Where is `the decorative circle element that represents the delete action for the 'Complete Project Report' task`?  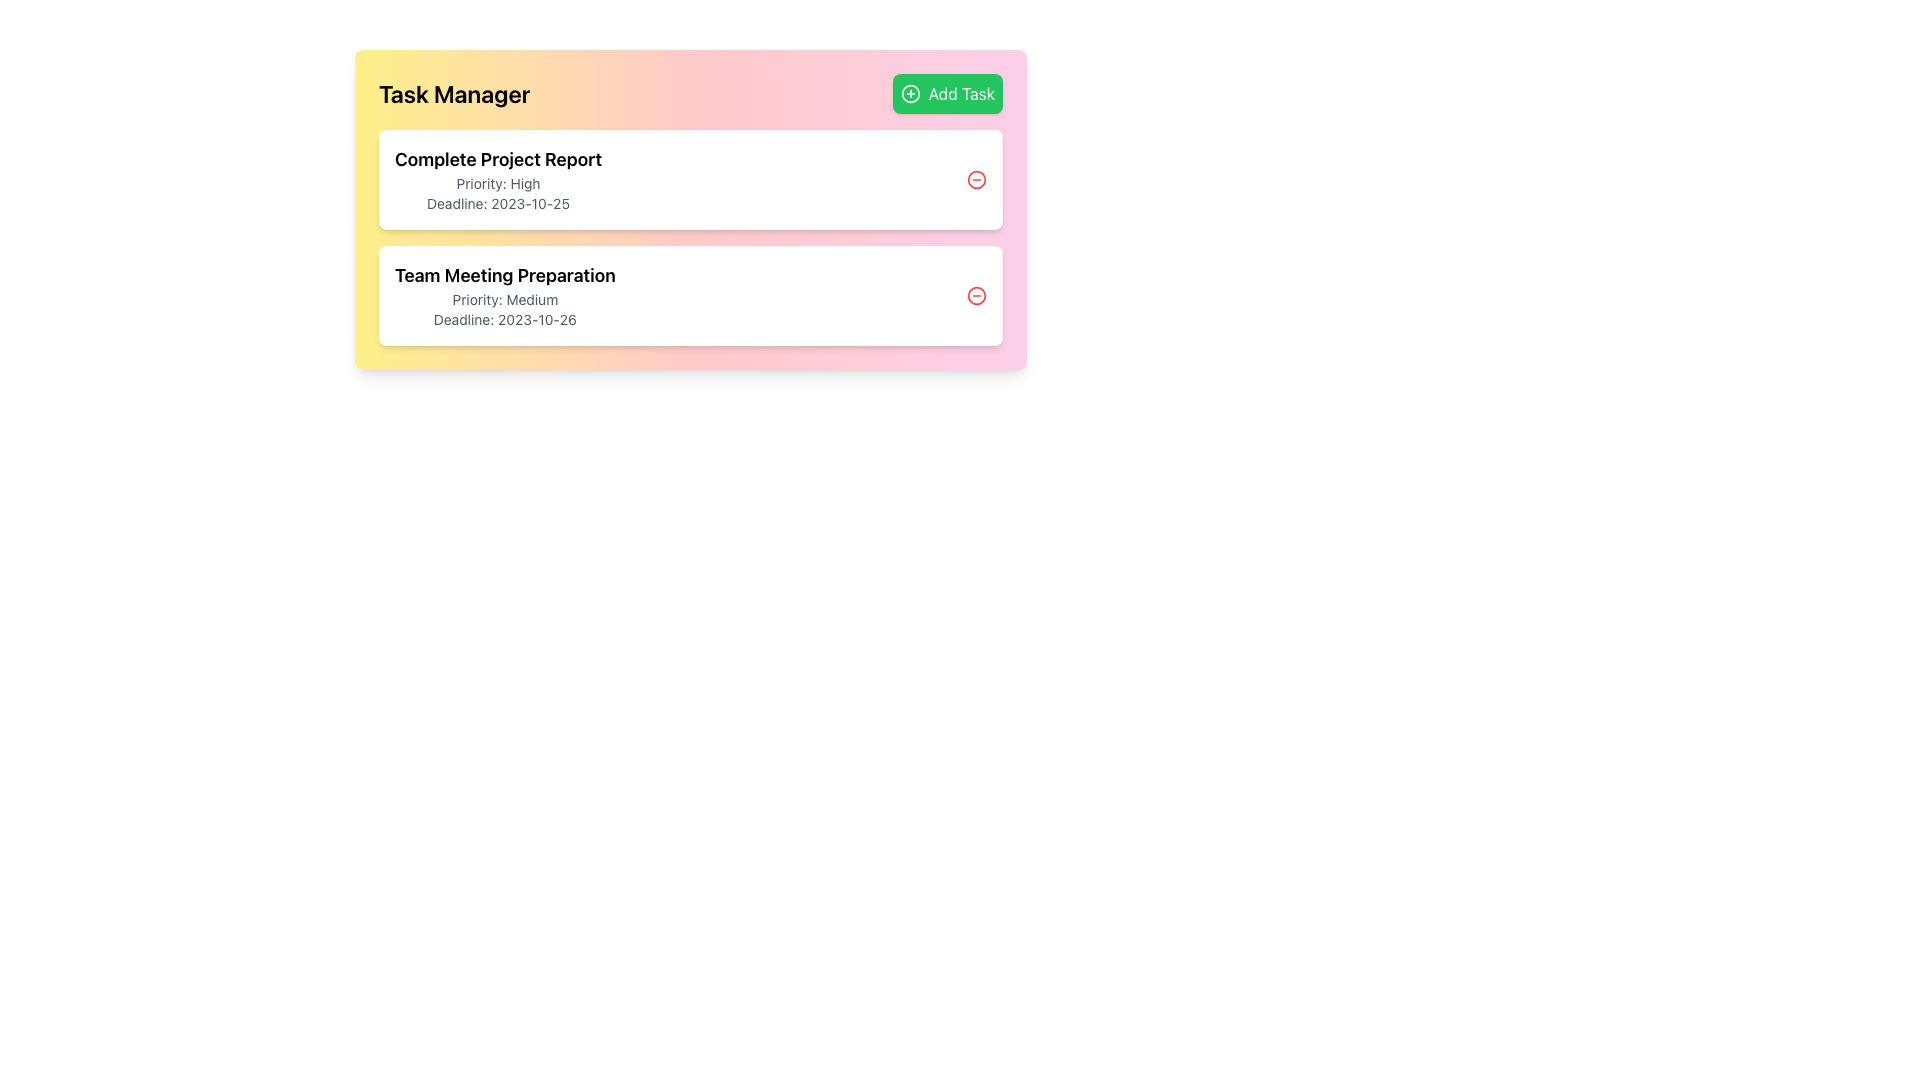 the decorative circle element that represents the delete action for the 'Complete Project Report' task is located at coordinates (977, 180).